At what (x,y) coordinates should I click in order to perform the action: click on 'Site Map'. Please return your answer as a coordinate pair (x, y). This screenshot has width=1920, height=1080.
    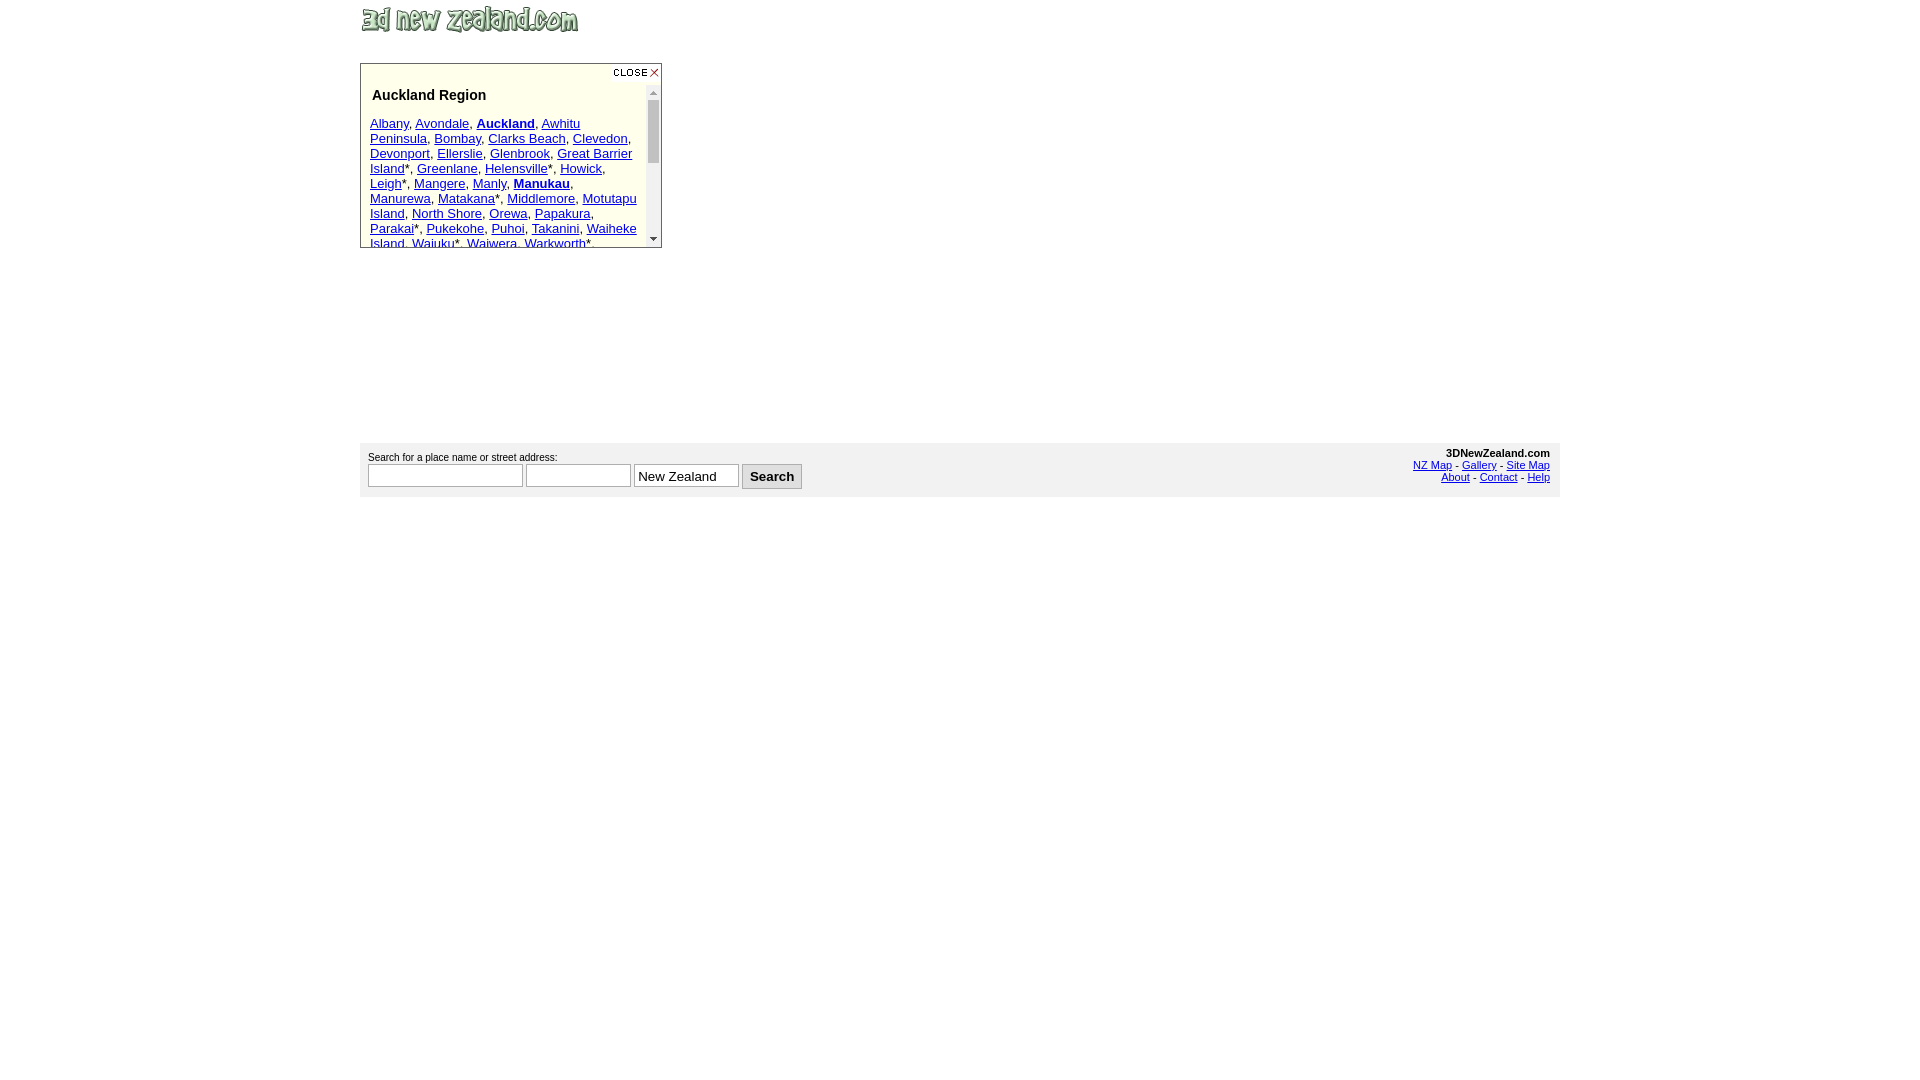
    Looking at the image, I should click on (1527, 465).